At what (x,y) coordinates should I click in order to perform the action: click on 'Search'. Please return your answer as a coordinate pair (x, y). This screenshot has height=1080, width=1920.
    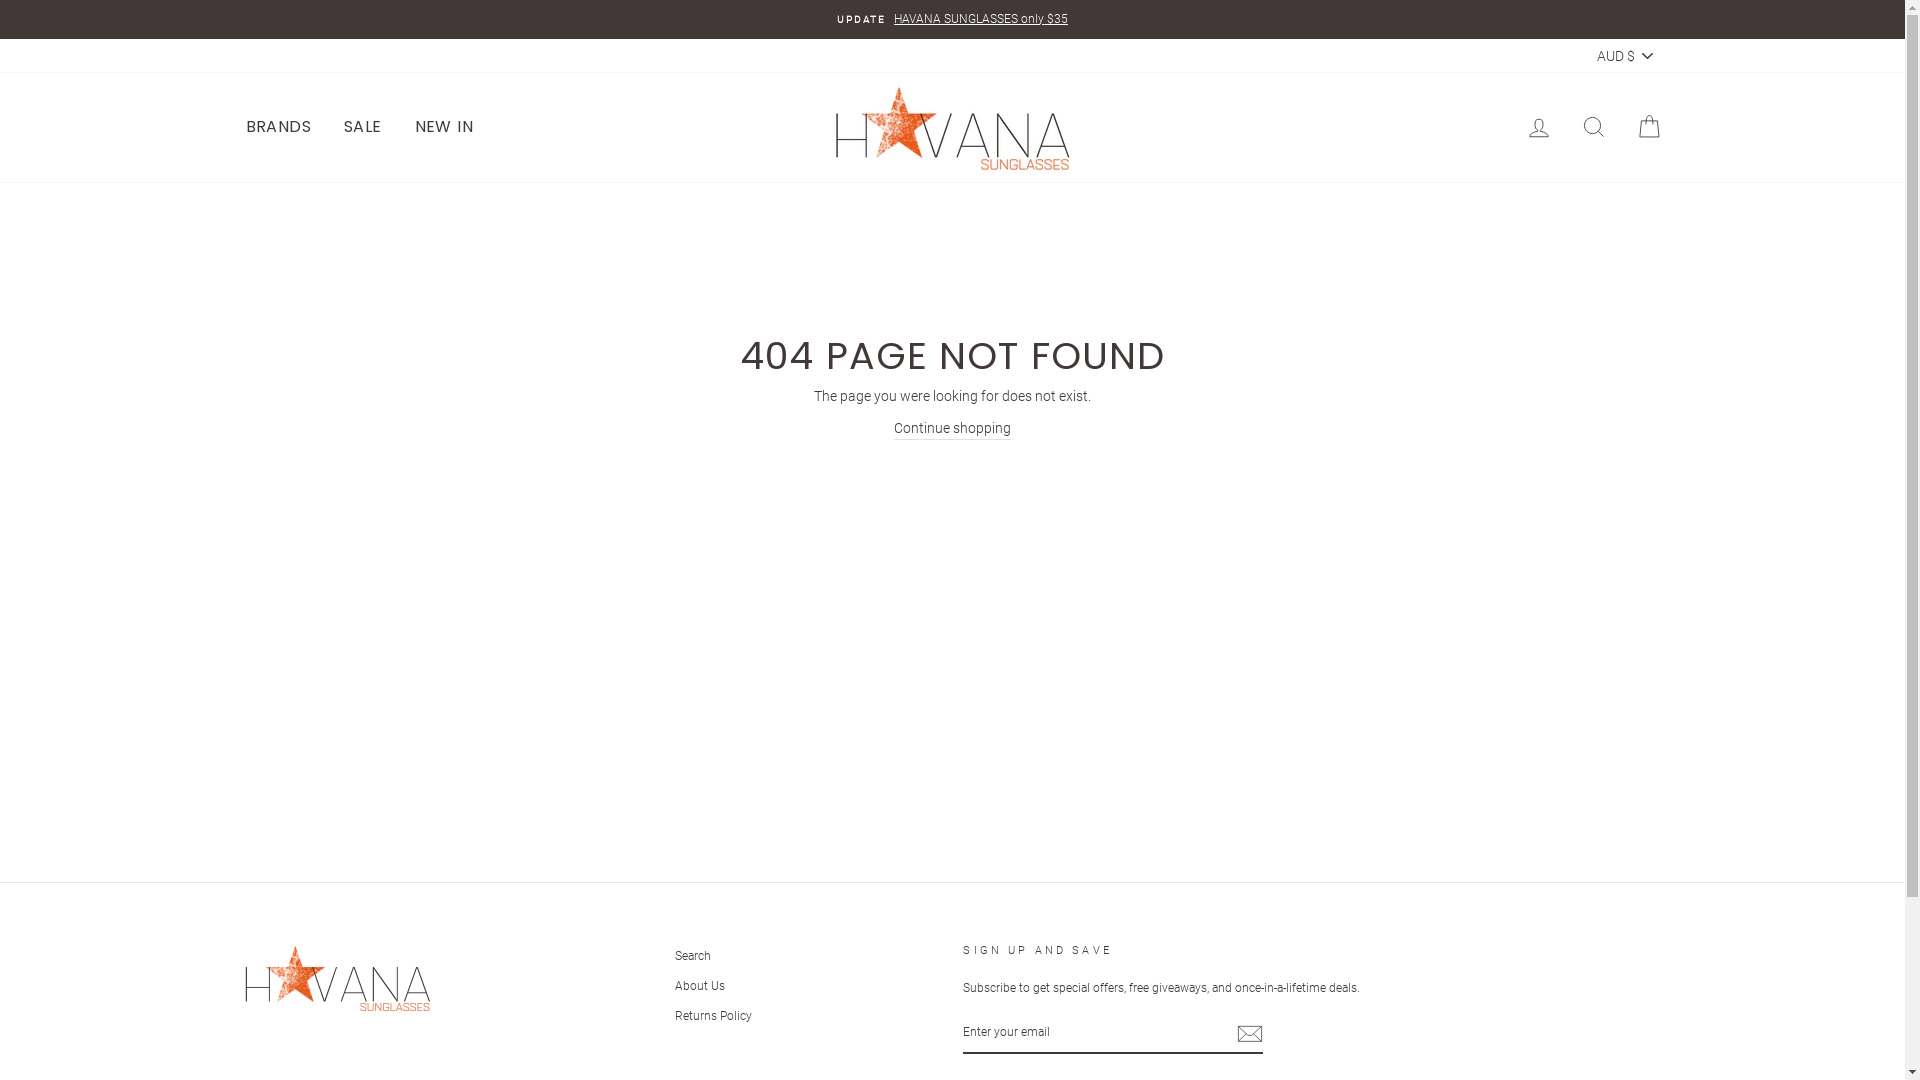
    Looking at the image, I should click on (692, 955).